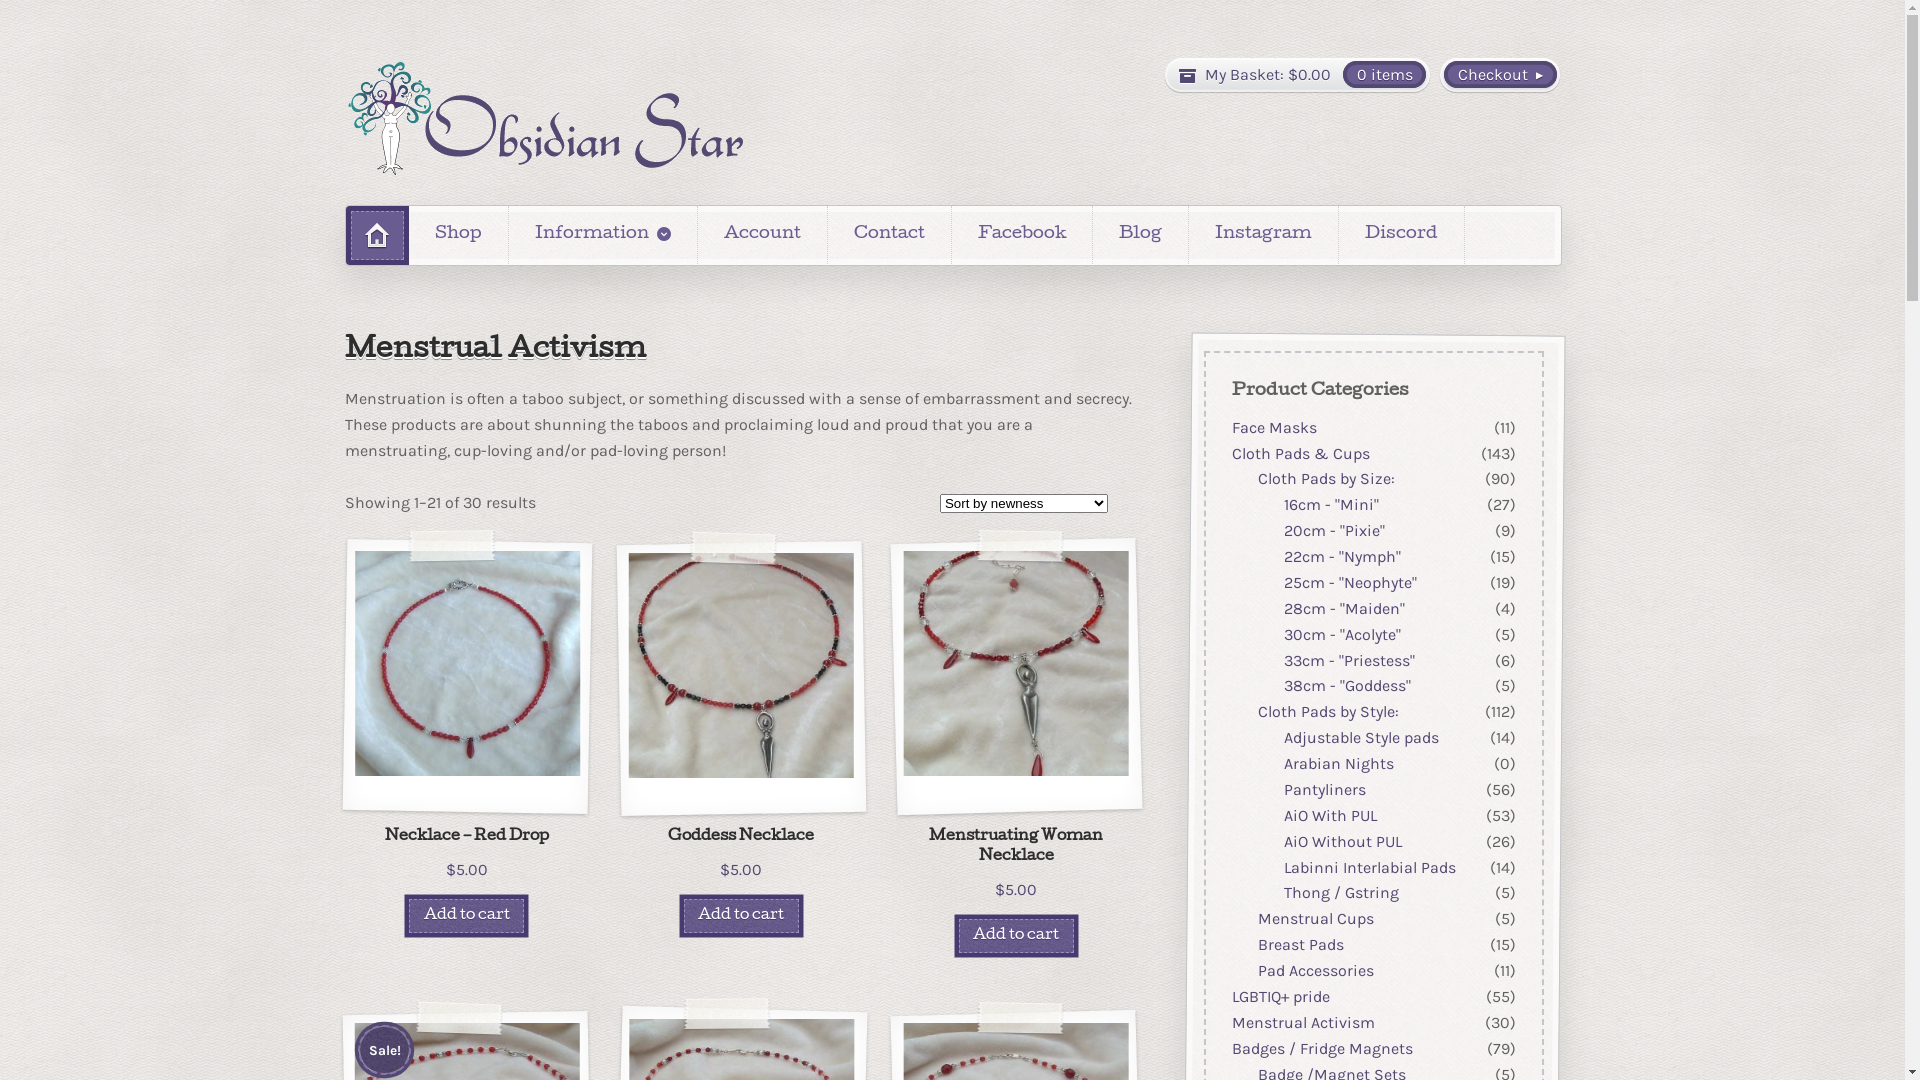  I want to click on 'Pad Accessories', so click(1315, 969).